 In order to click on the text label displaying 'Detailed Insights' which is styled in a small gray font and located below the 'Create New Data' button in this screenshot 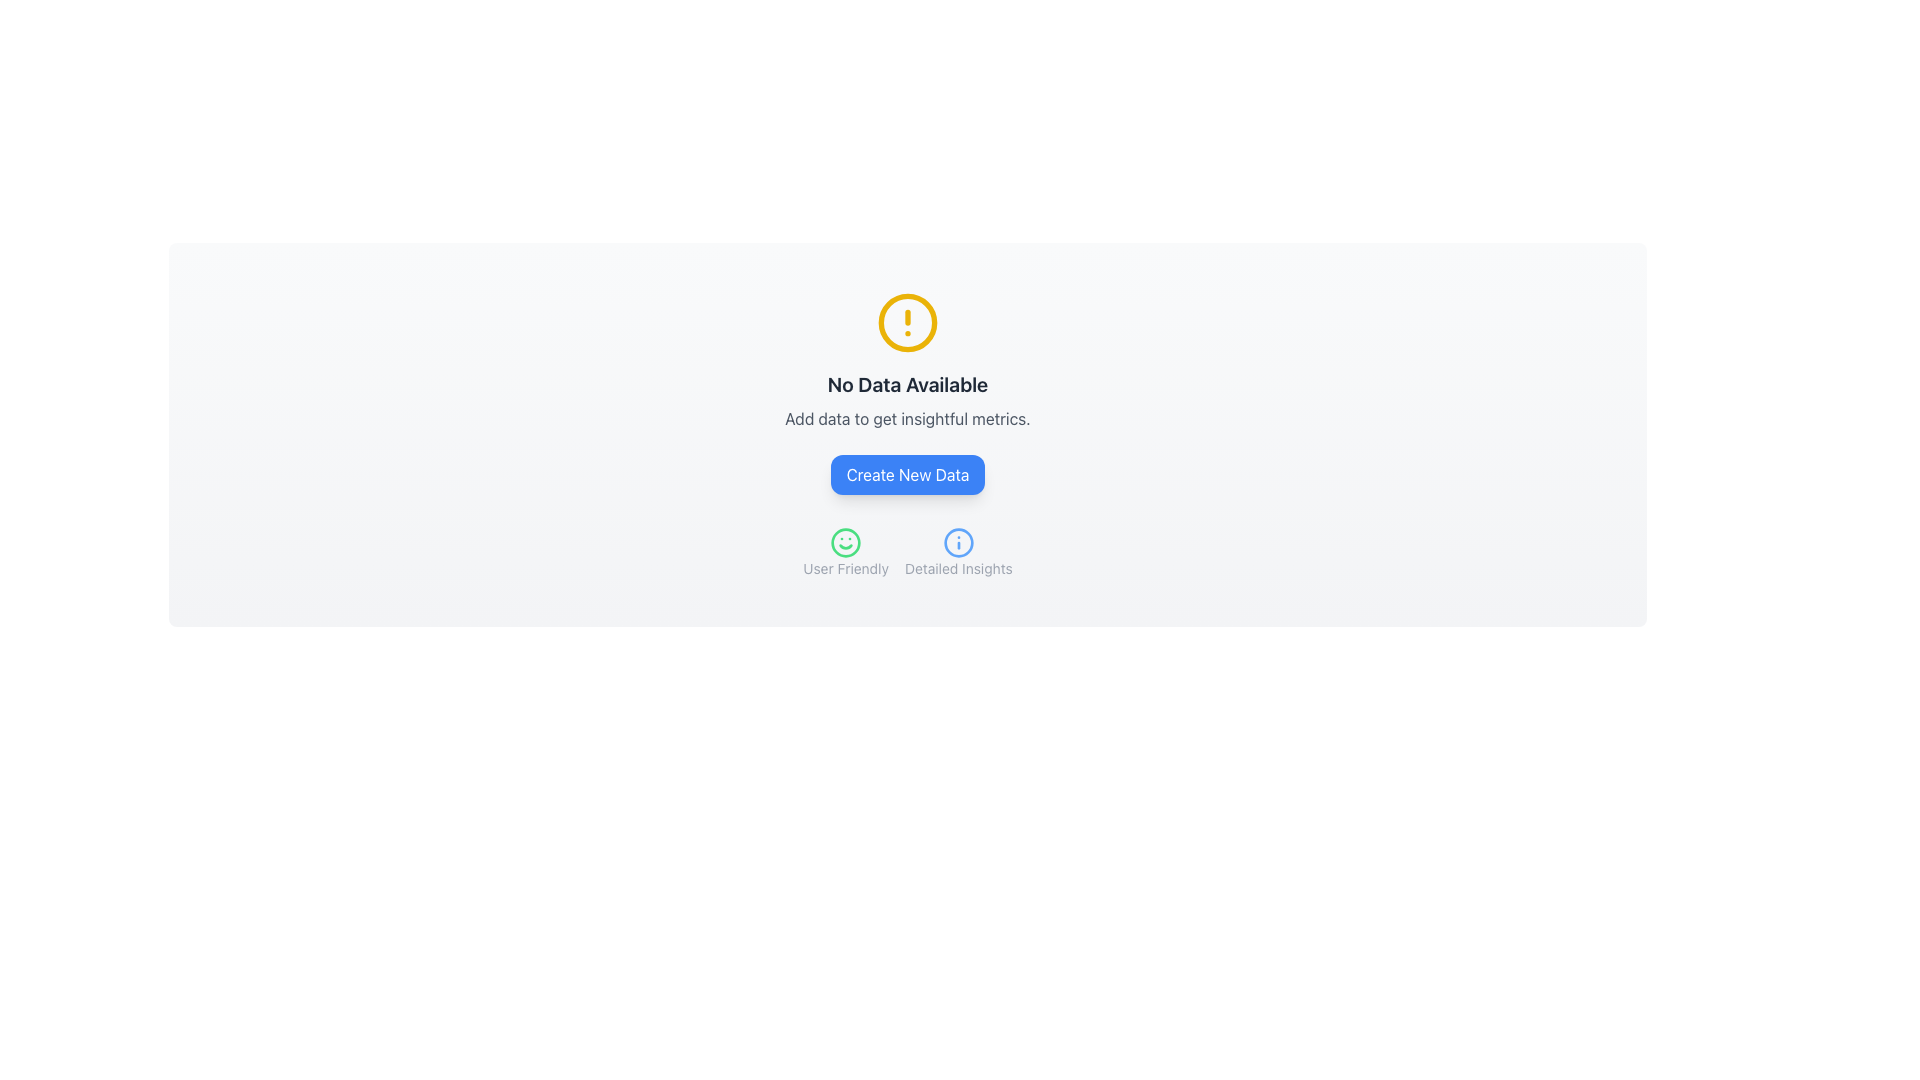, I will do `click(957, 569)`.